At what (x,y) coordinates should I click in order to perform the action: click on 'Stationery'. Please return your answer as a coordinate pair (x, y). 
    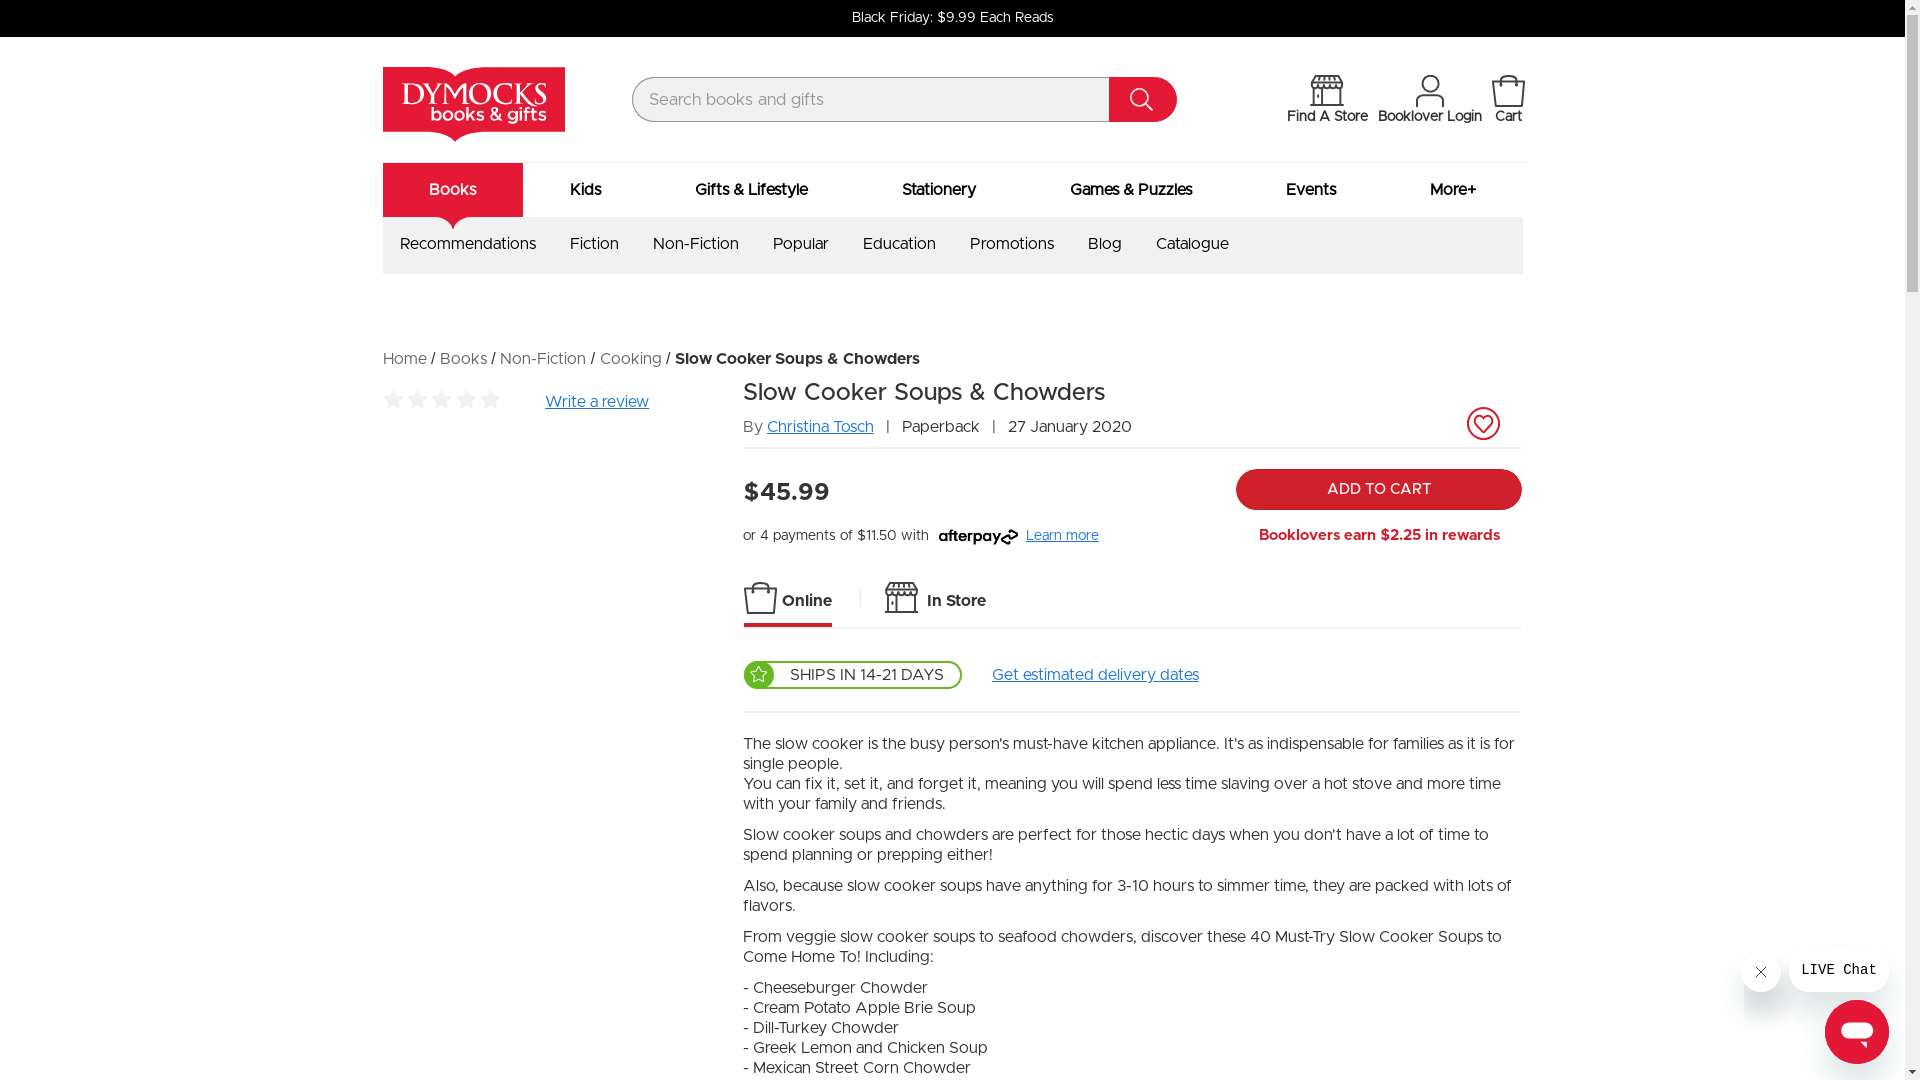
    Looking at the image, I should click on (938, 189).